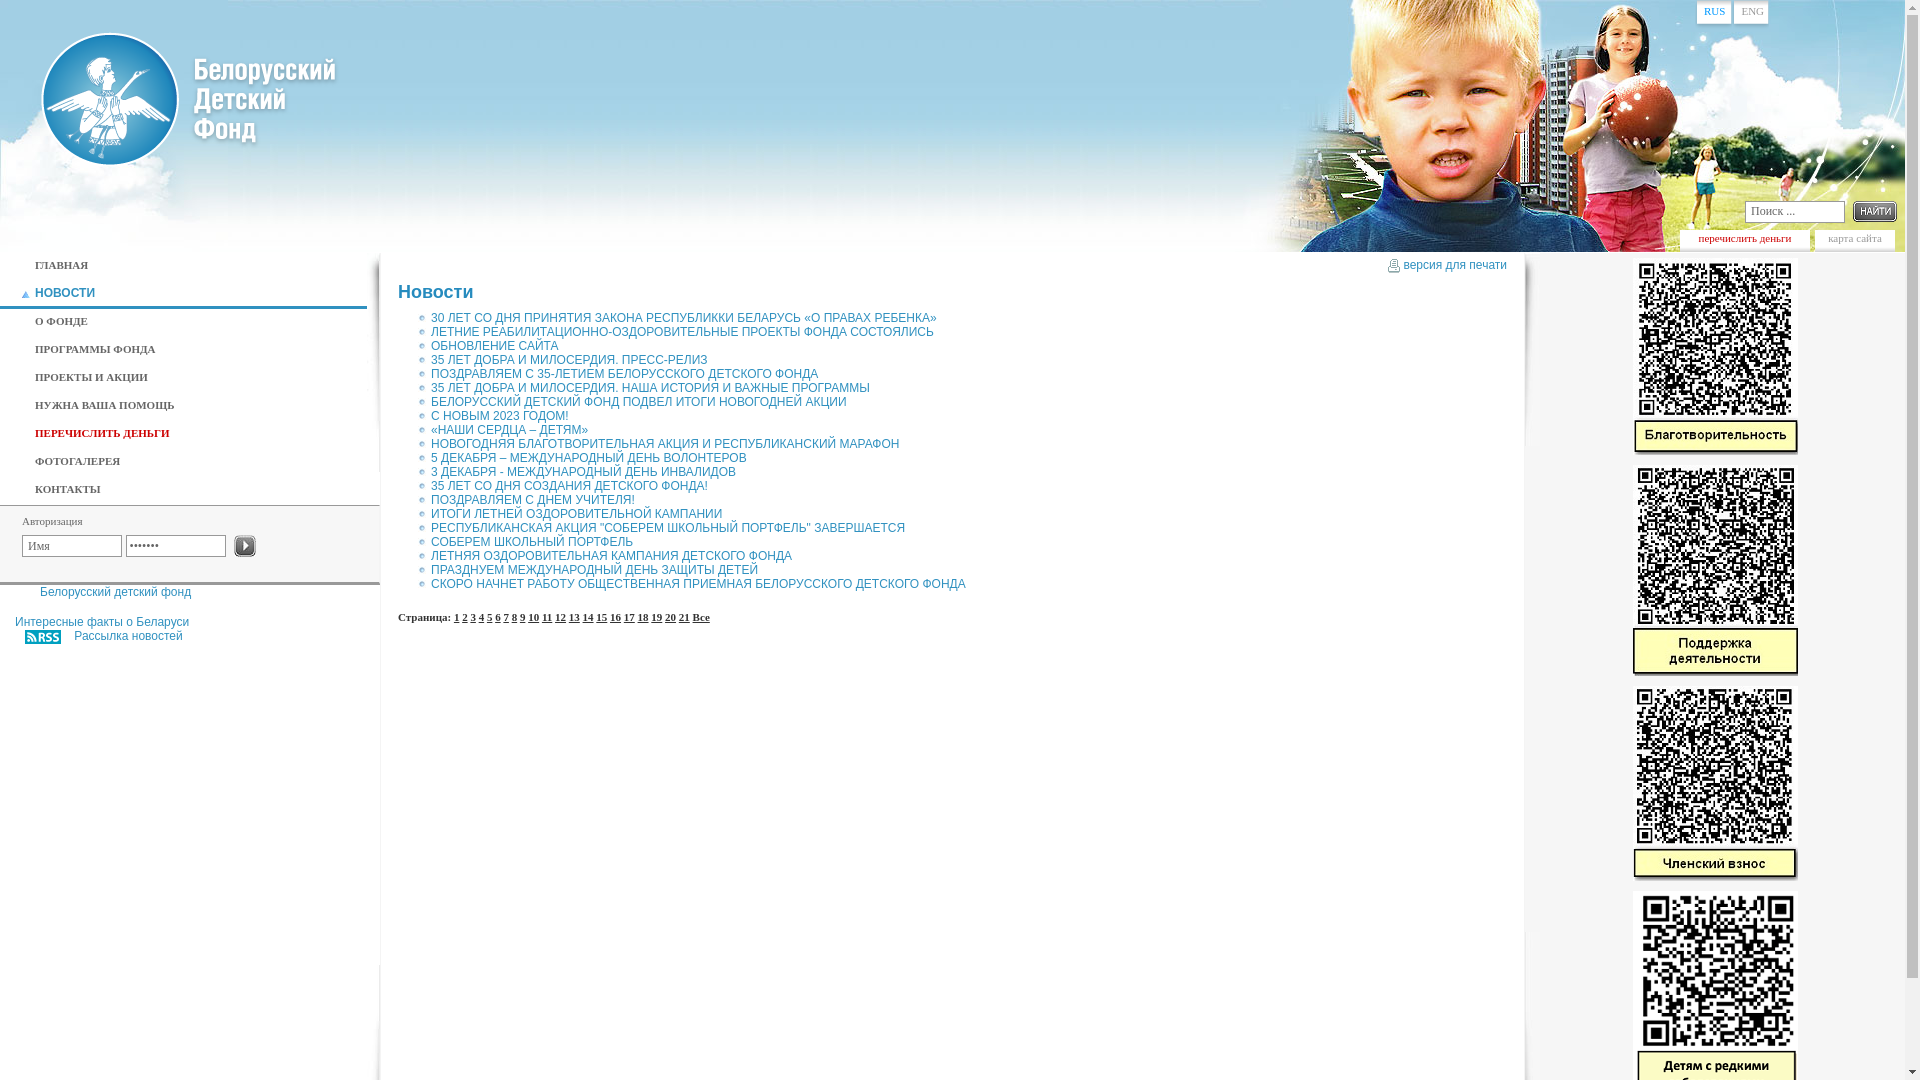 The width and height of the screenshot is (1920, 1080). I want to click on '13', so click(573, 611).